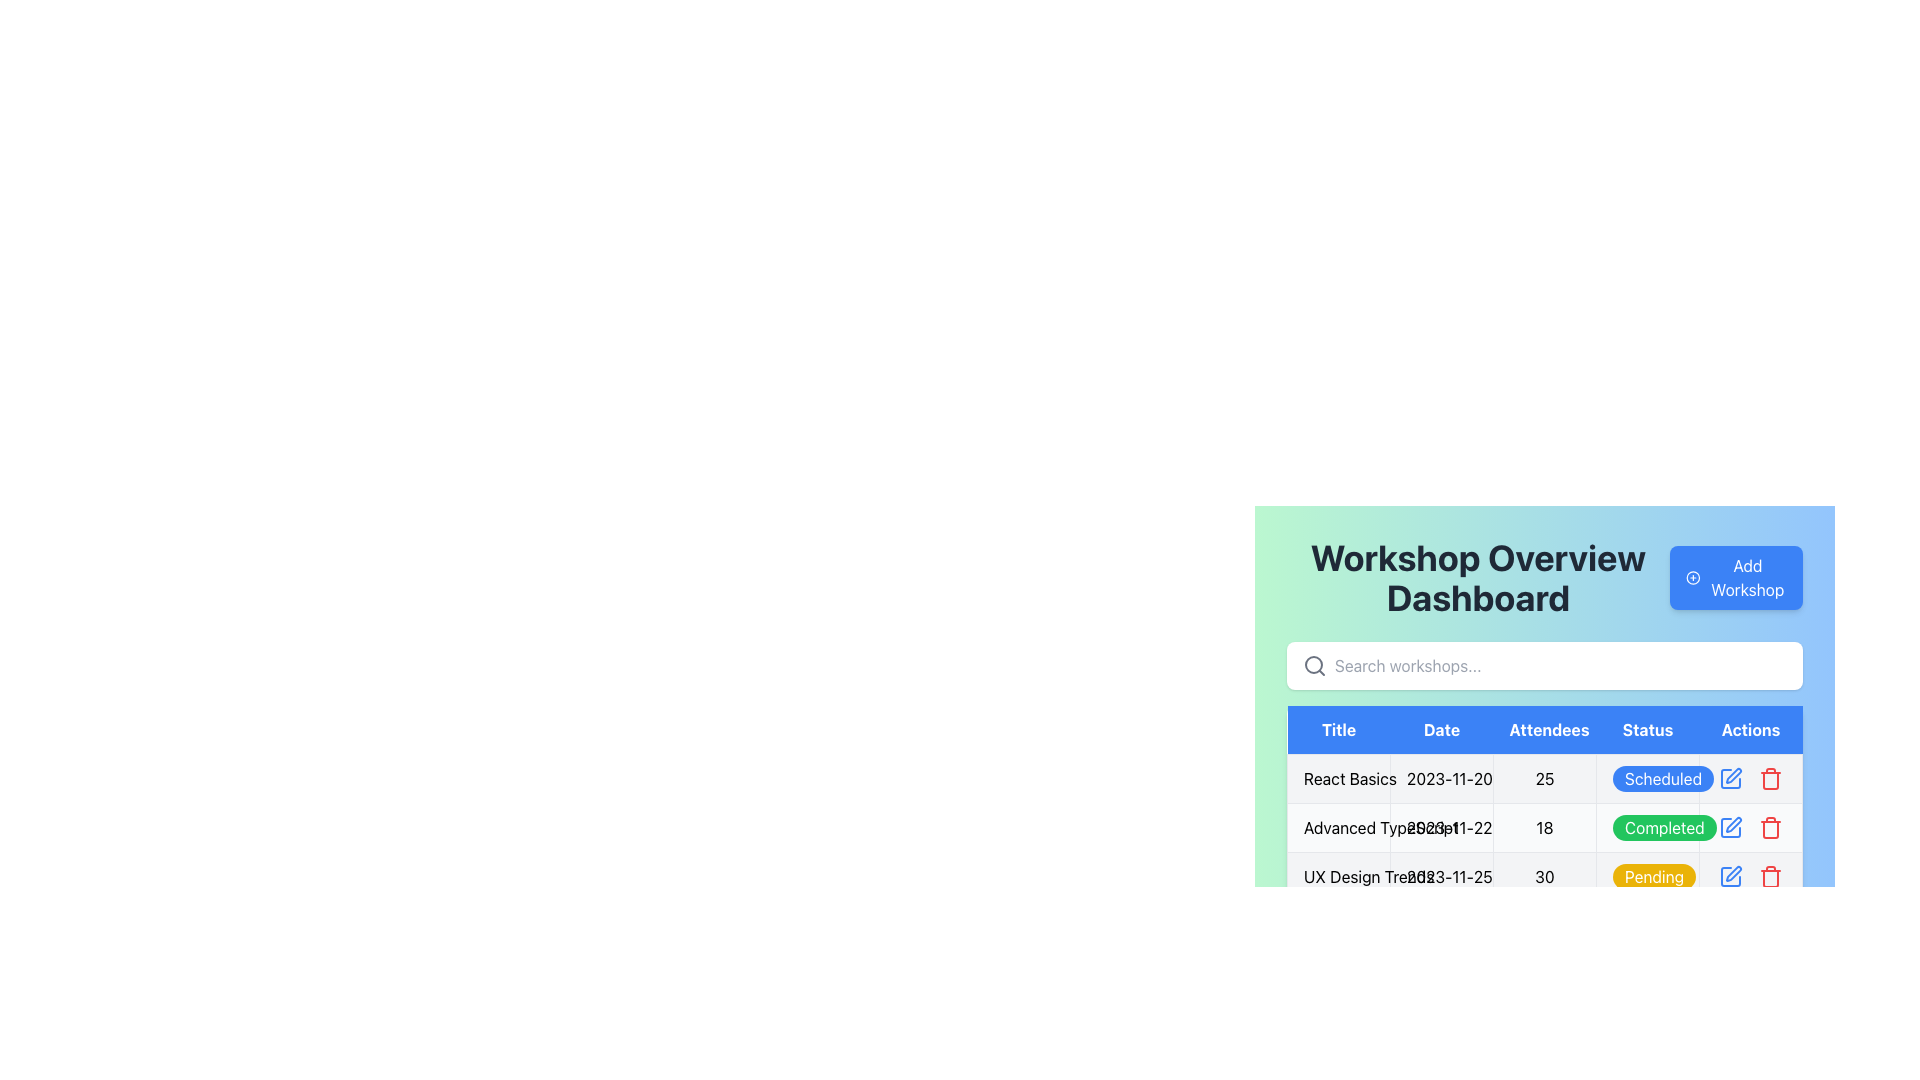  I want to click on the red icon in the 'Actions' column of the second row of the table, so click(1750, 828).